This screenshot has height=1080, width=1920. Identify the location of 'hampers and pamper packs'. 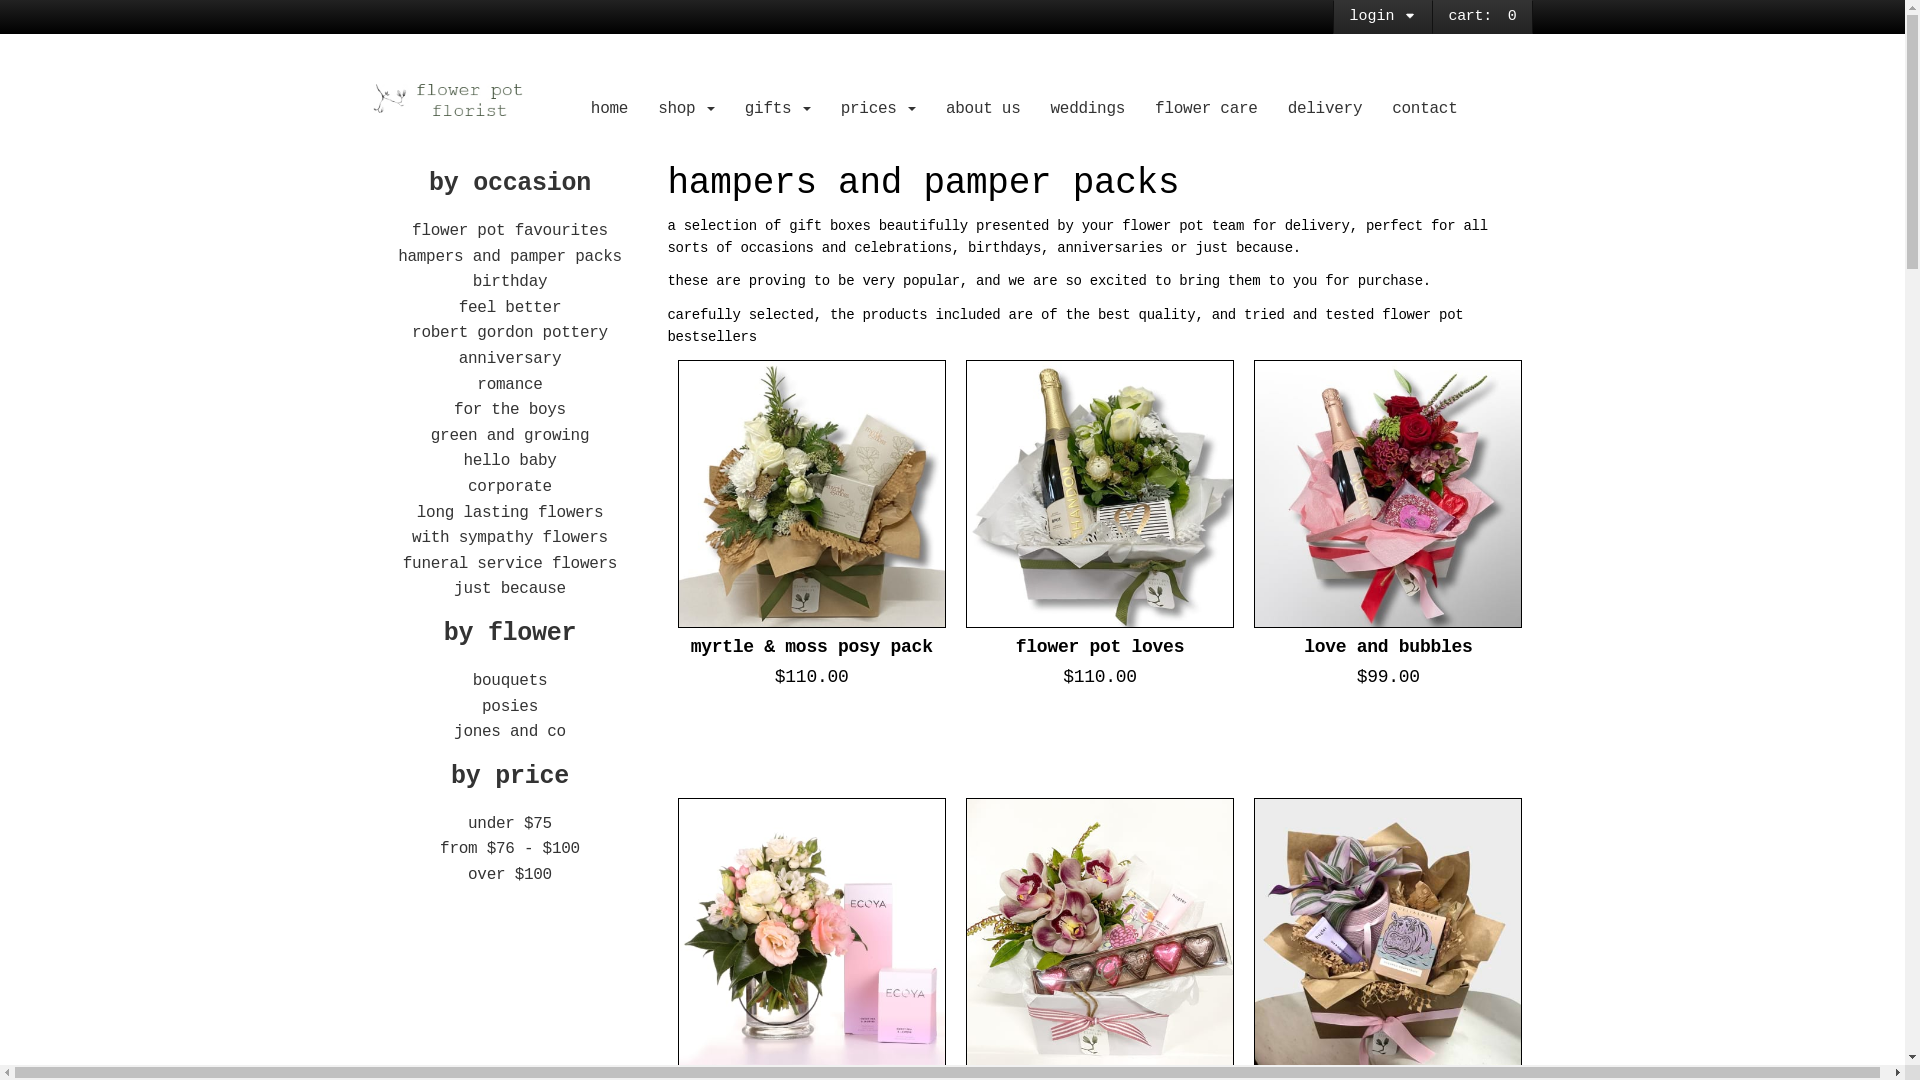
(509, 256).